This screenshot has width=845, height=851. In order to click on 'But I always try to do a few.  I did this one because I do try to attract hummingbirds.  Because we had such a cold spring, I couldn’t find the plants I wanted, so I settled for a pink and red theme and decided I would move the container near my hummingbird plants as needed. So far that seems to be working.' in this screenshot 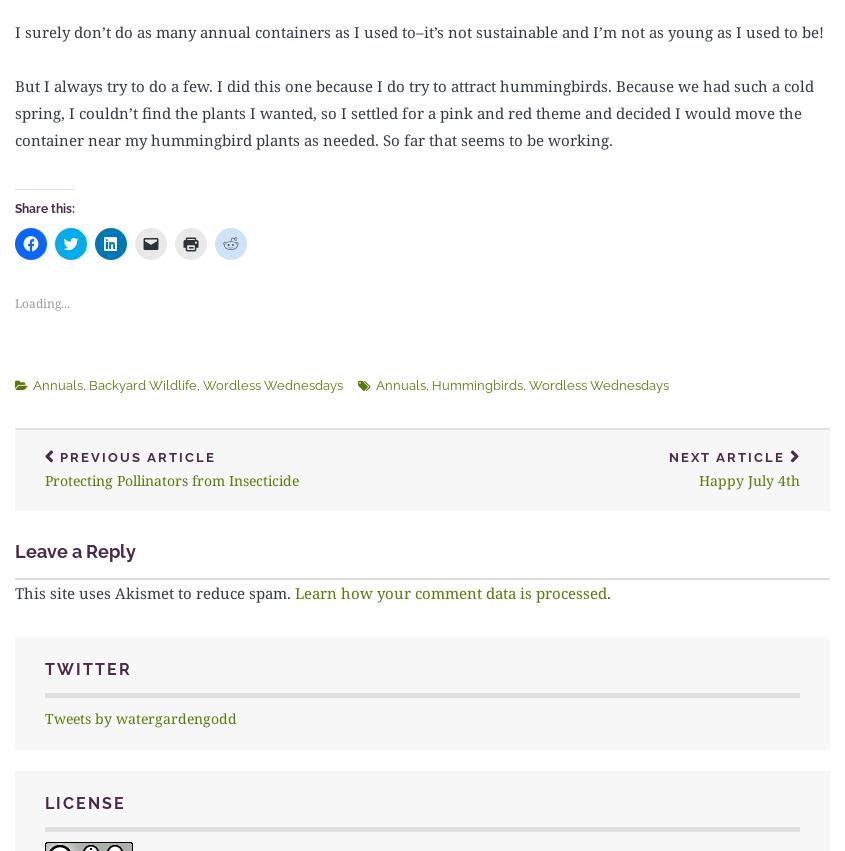, I will do `click(413, 112)`.